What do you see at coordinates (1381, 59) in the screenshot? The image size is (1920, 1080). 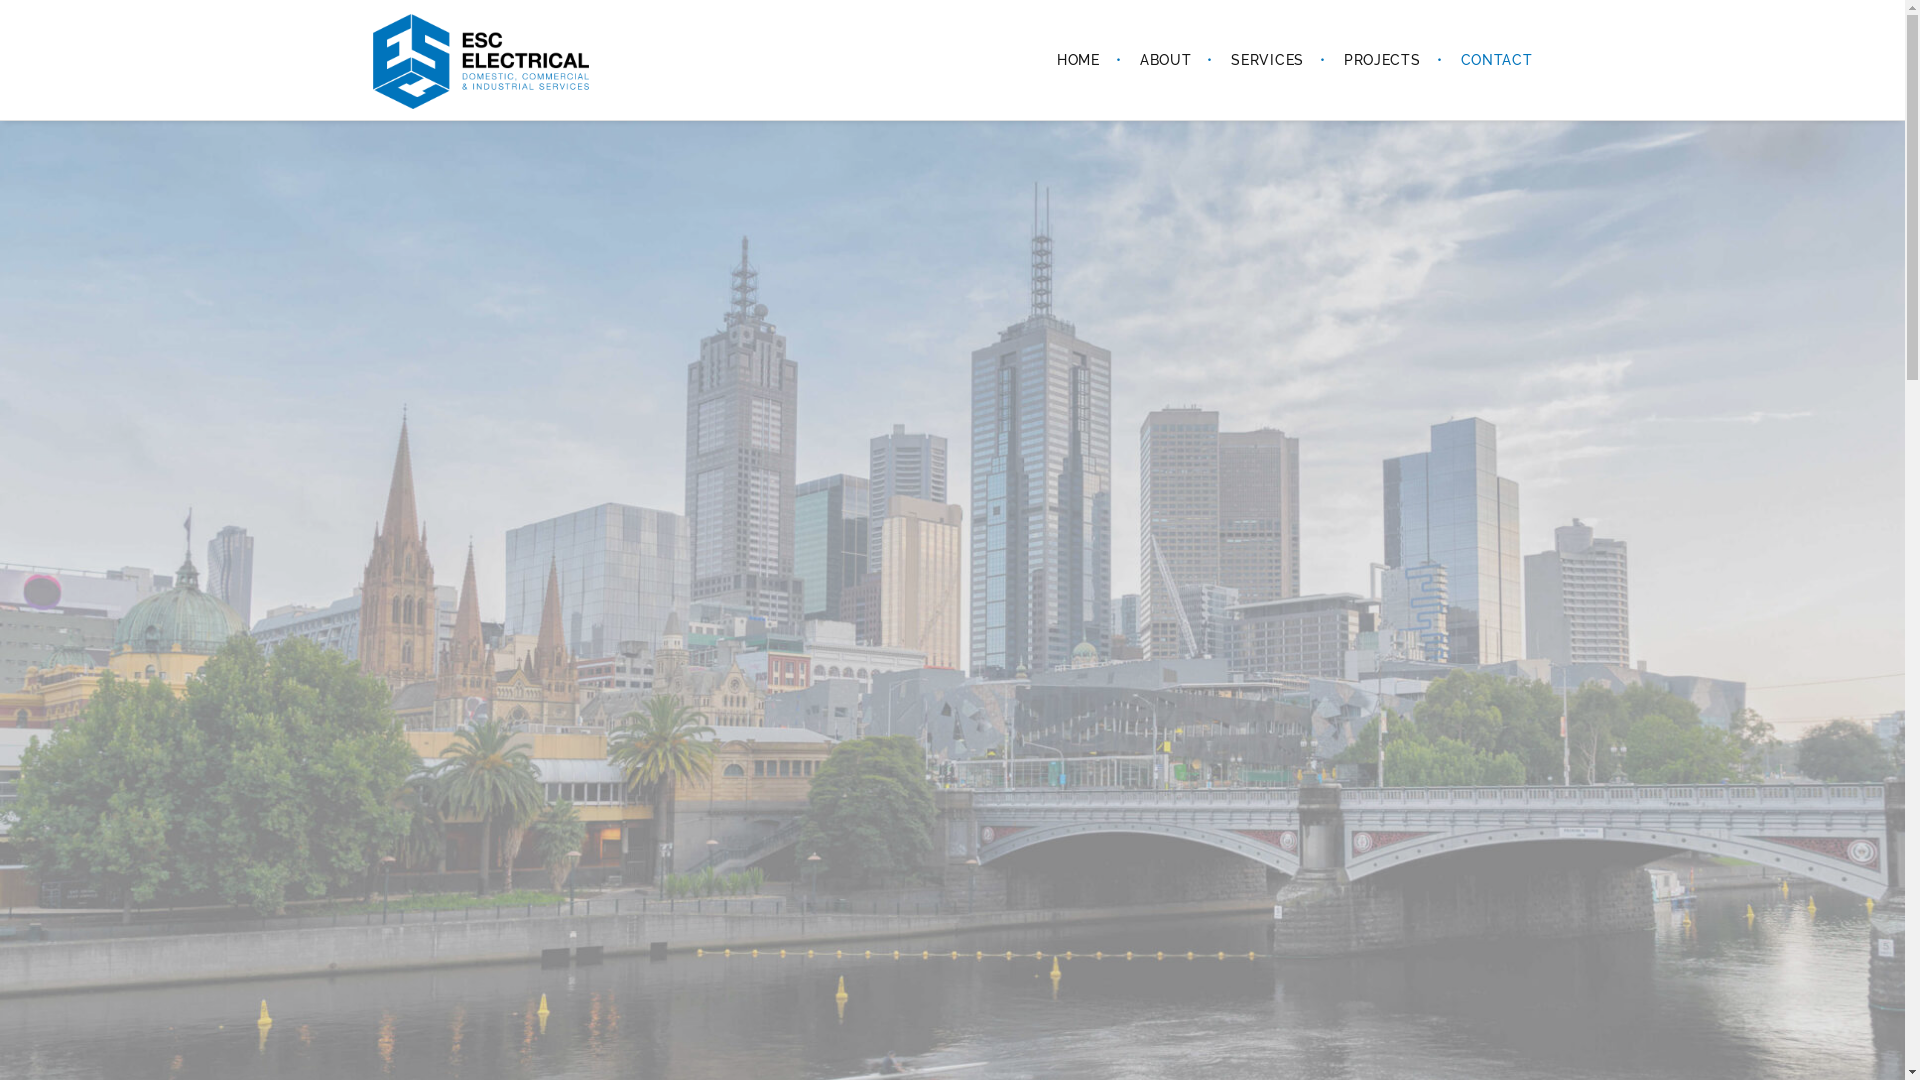 I see `'PROJECTS'` at bounding box center [1381, 59].